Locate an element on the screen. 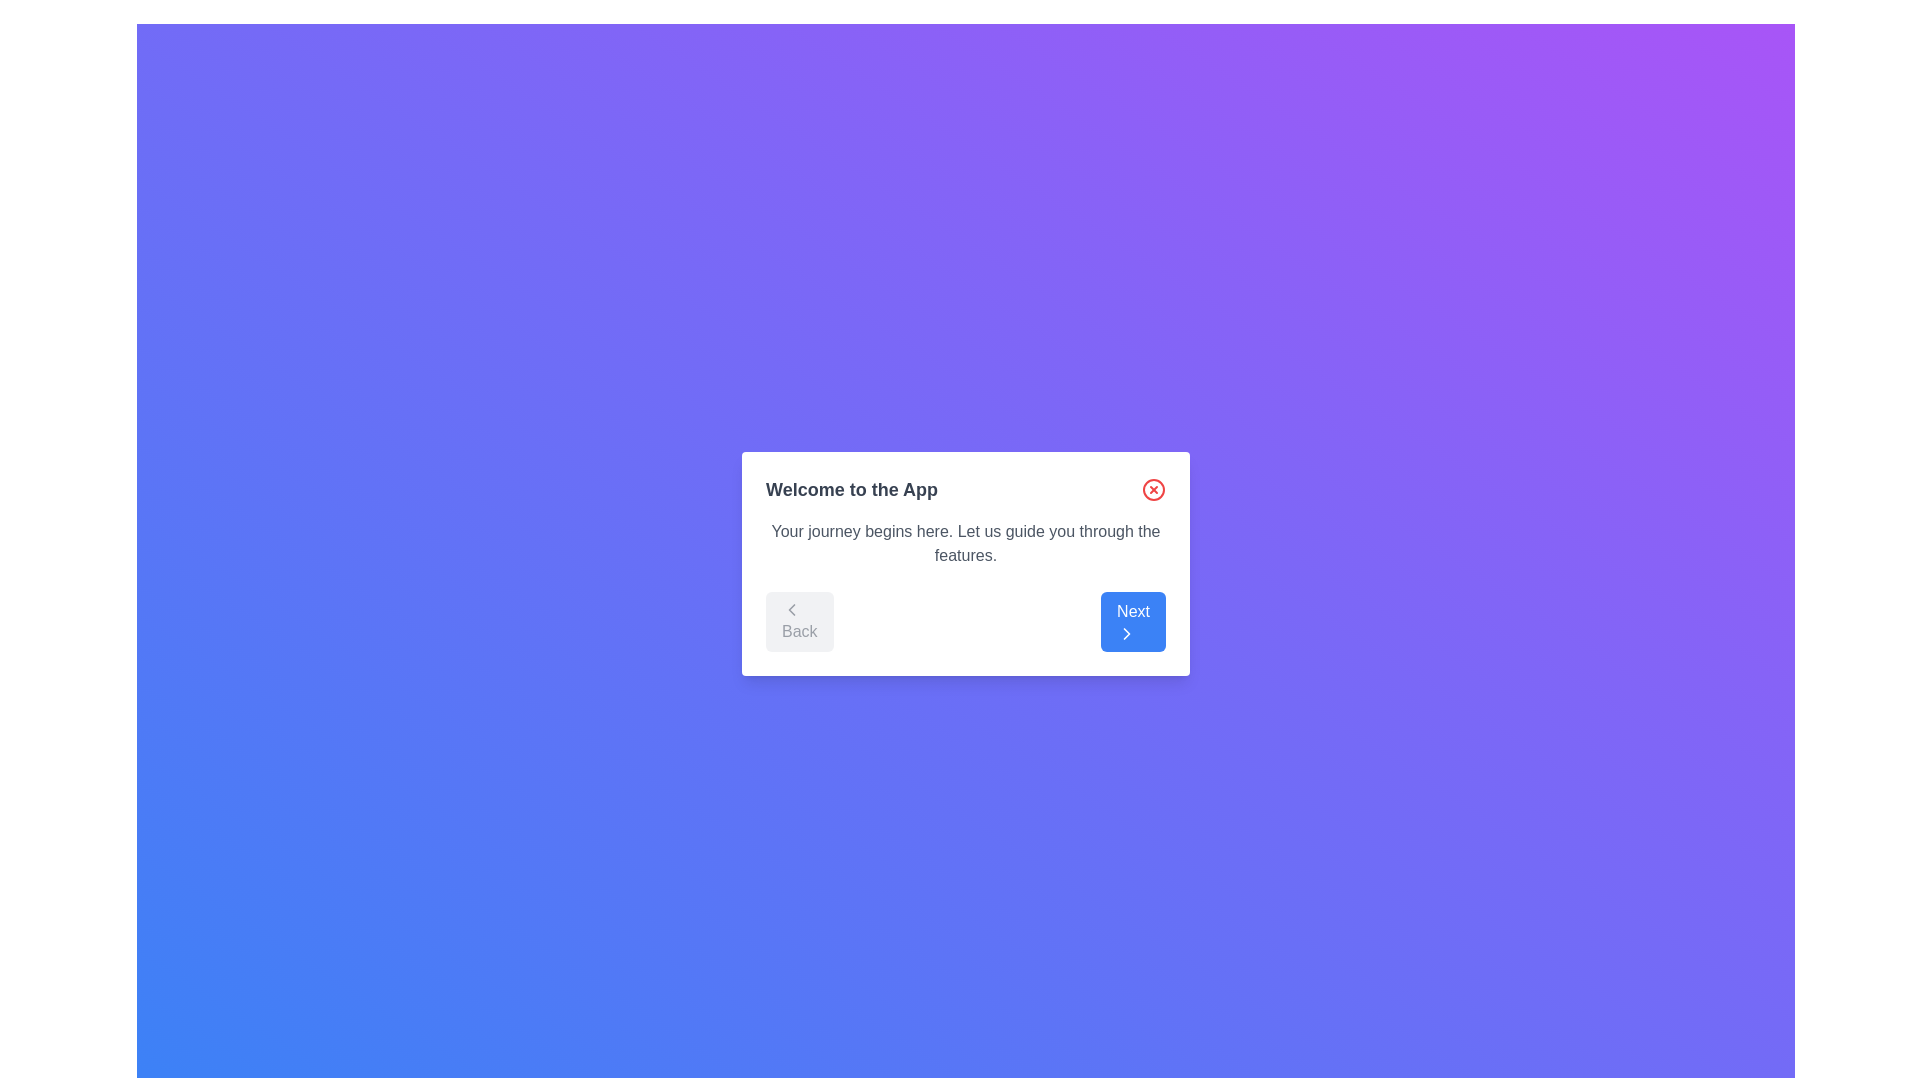 The width and height of the screenshot is (1920, 1080). the left arrow icon within the 'Back' button located at the bottom left of the dialog box is located at coordinates (791, 608).